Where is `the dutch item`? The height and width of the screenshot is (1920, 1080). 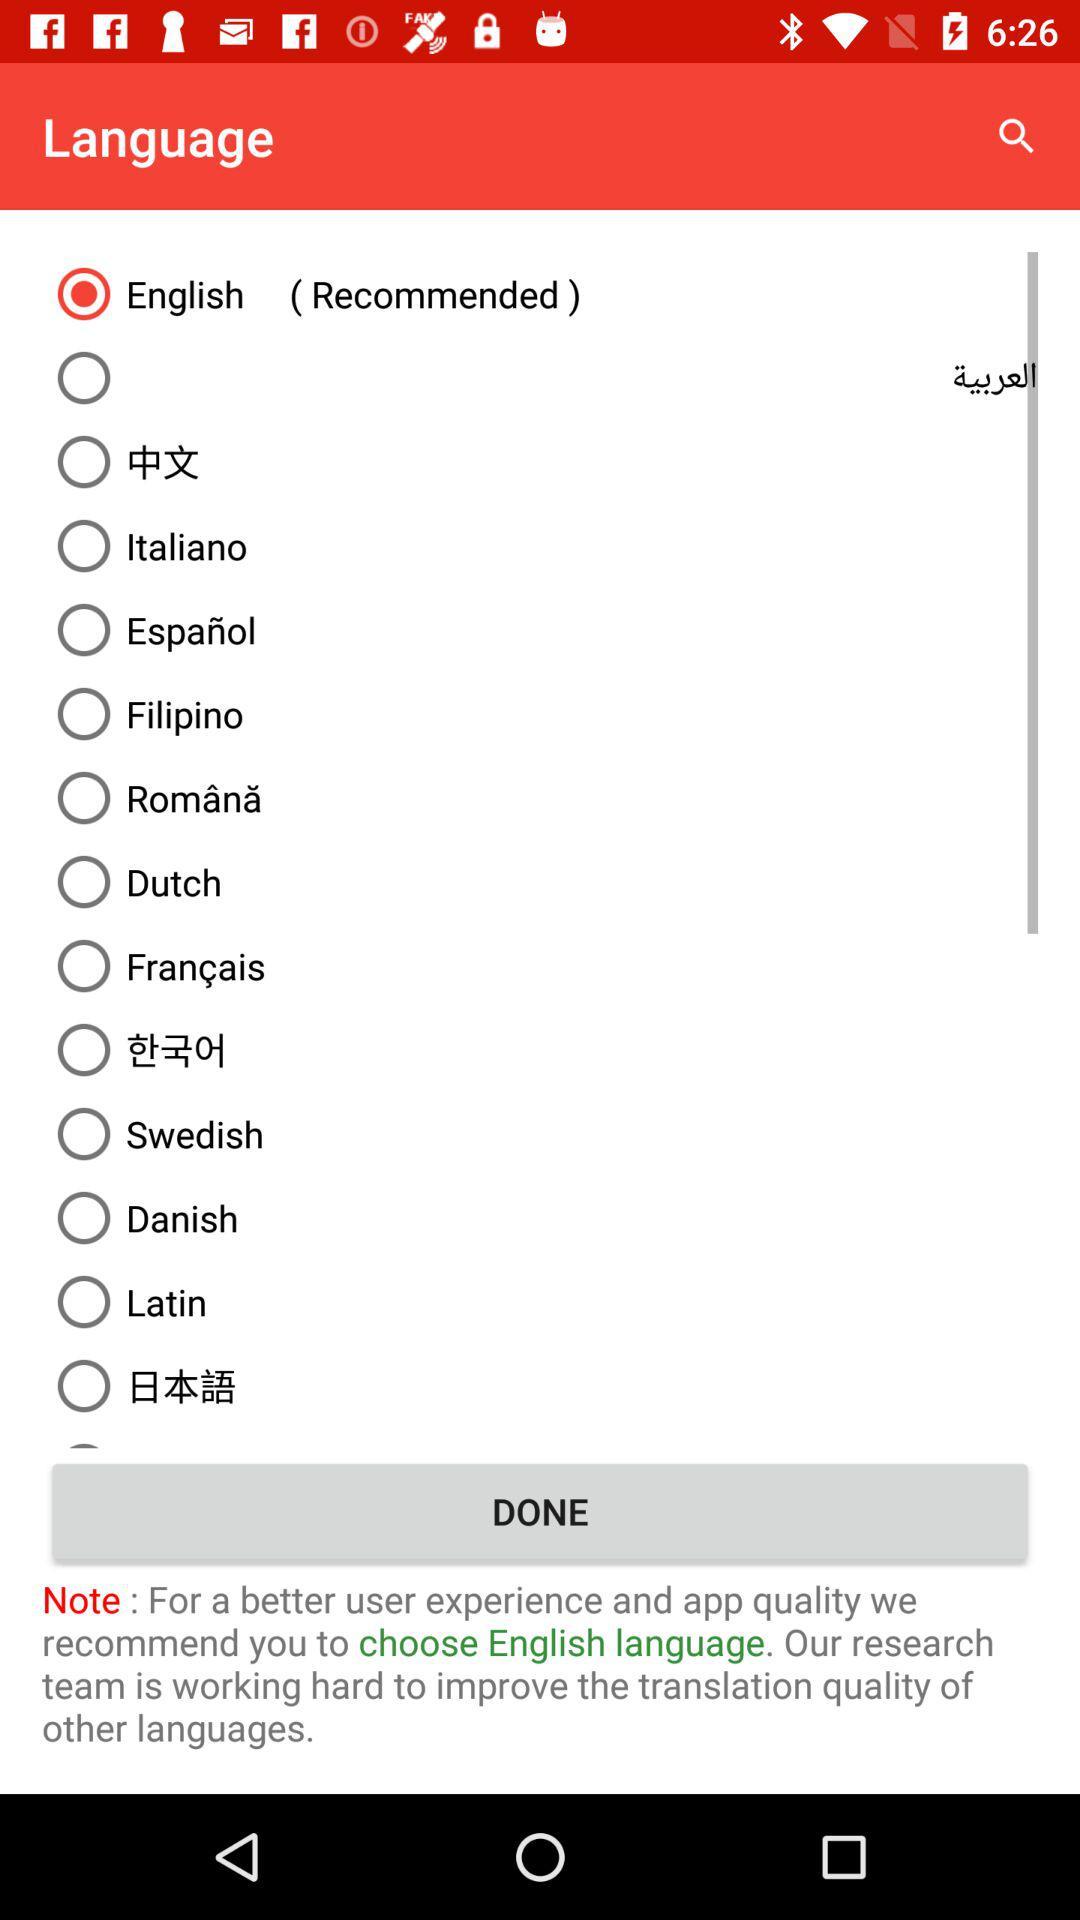 the dutch item is located at coordinates (540, 881).